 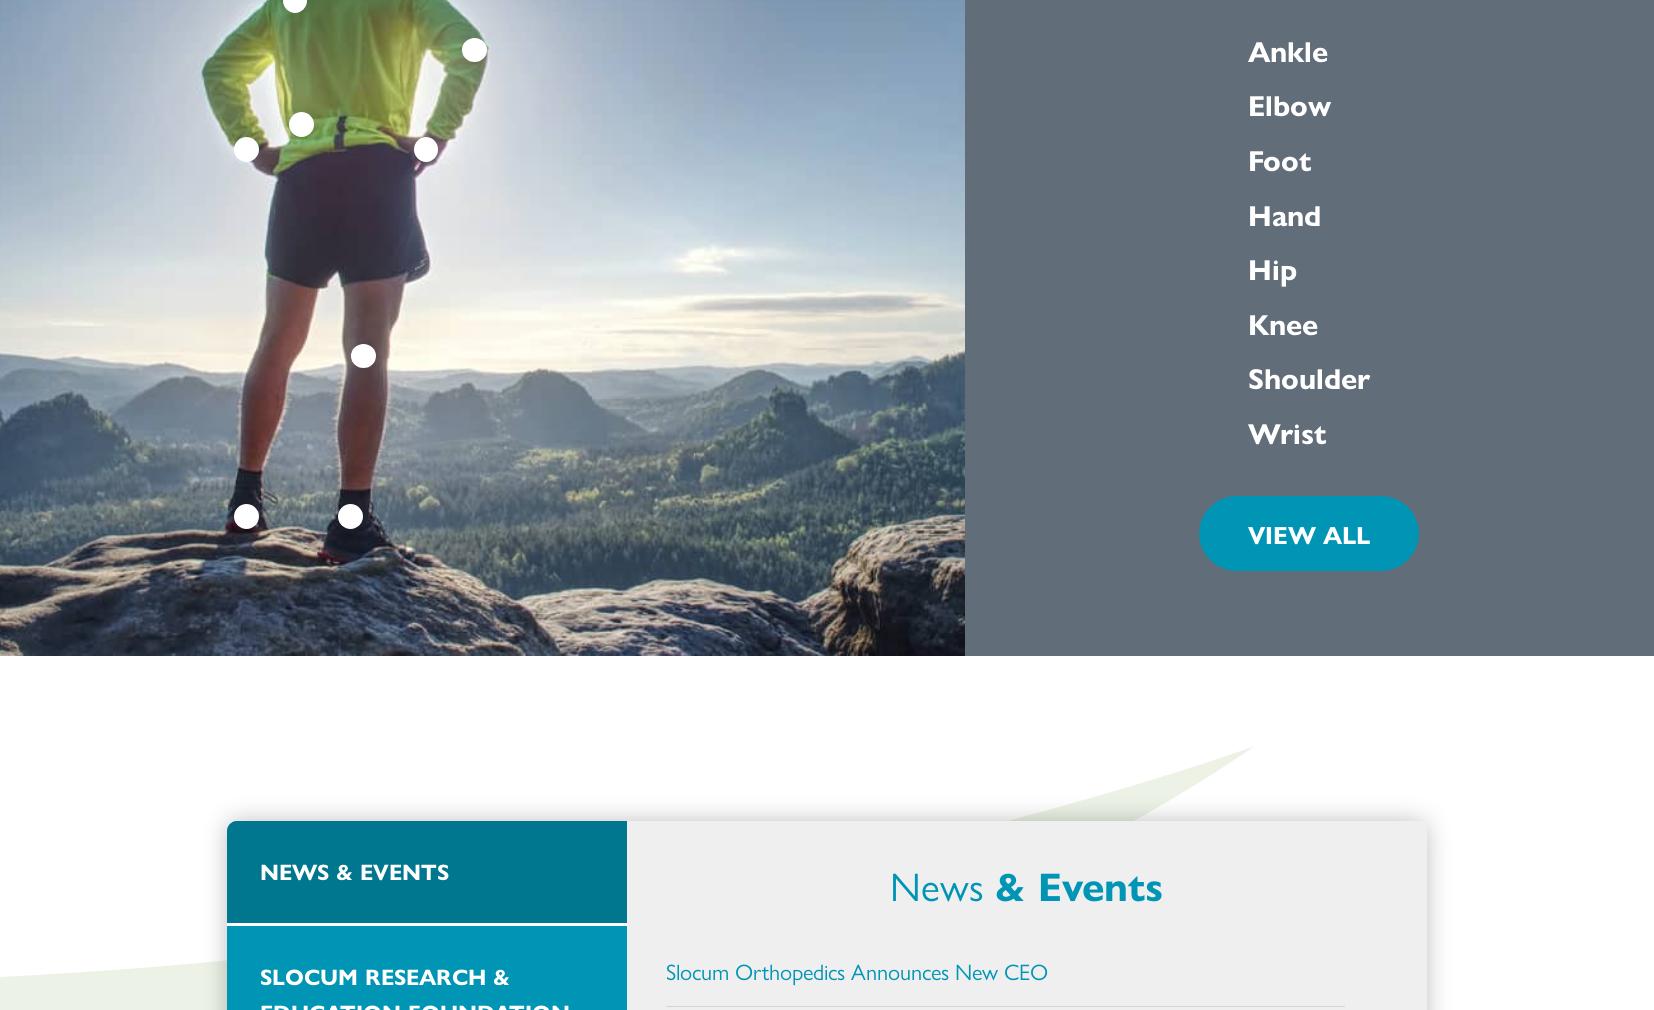 I want to click on 'Slocum Orthopedics Announces New CEO', so click(x=855, y=971).